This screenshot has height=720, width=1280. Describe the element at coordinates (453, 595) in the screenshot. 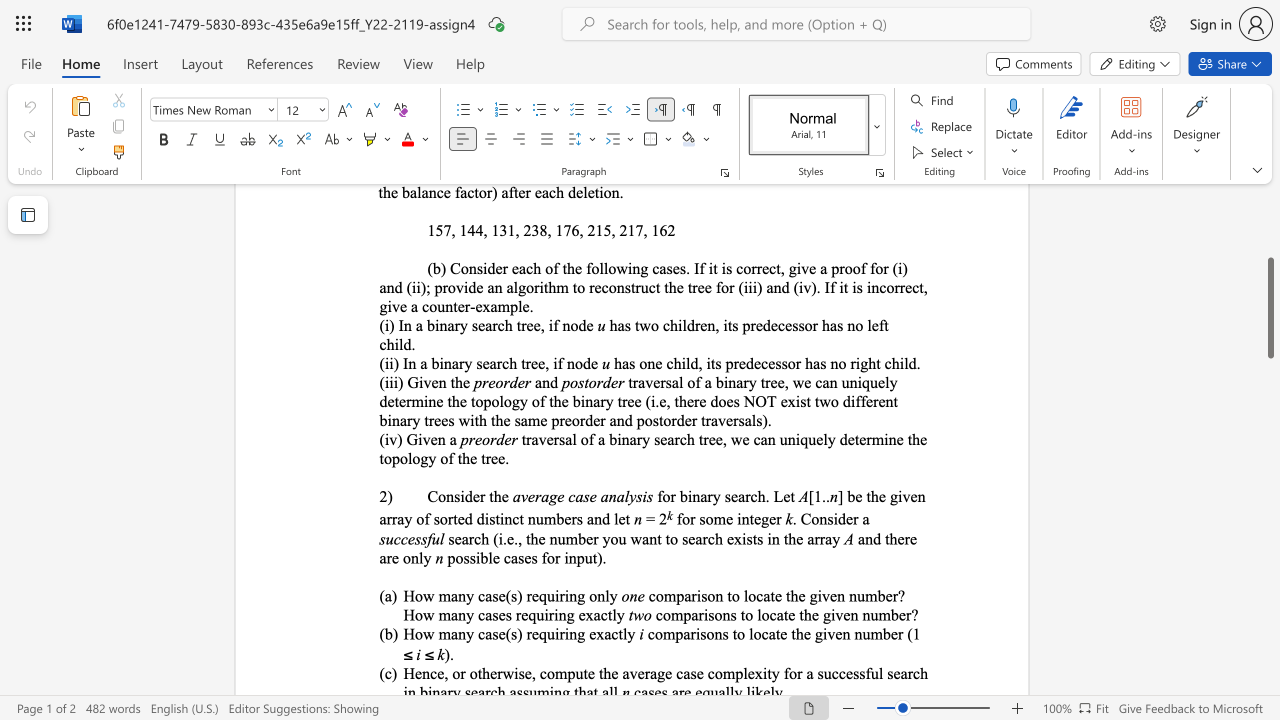

I see `the 1th character "a" in the text` at that location.